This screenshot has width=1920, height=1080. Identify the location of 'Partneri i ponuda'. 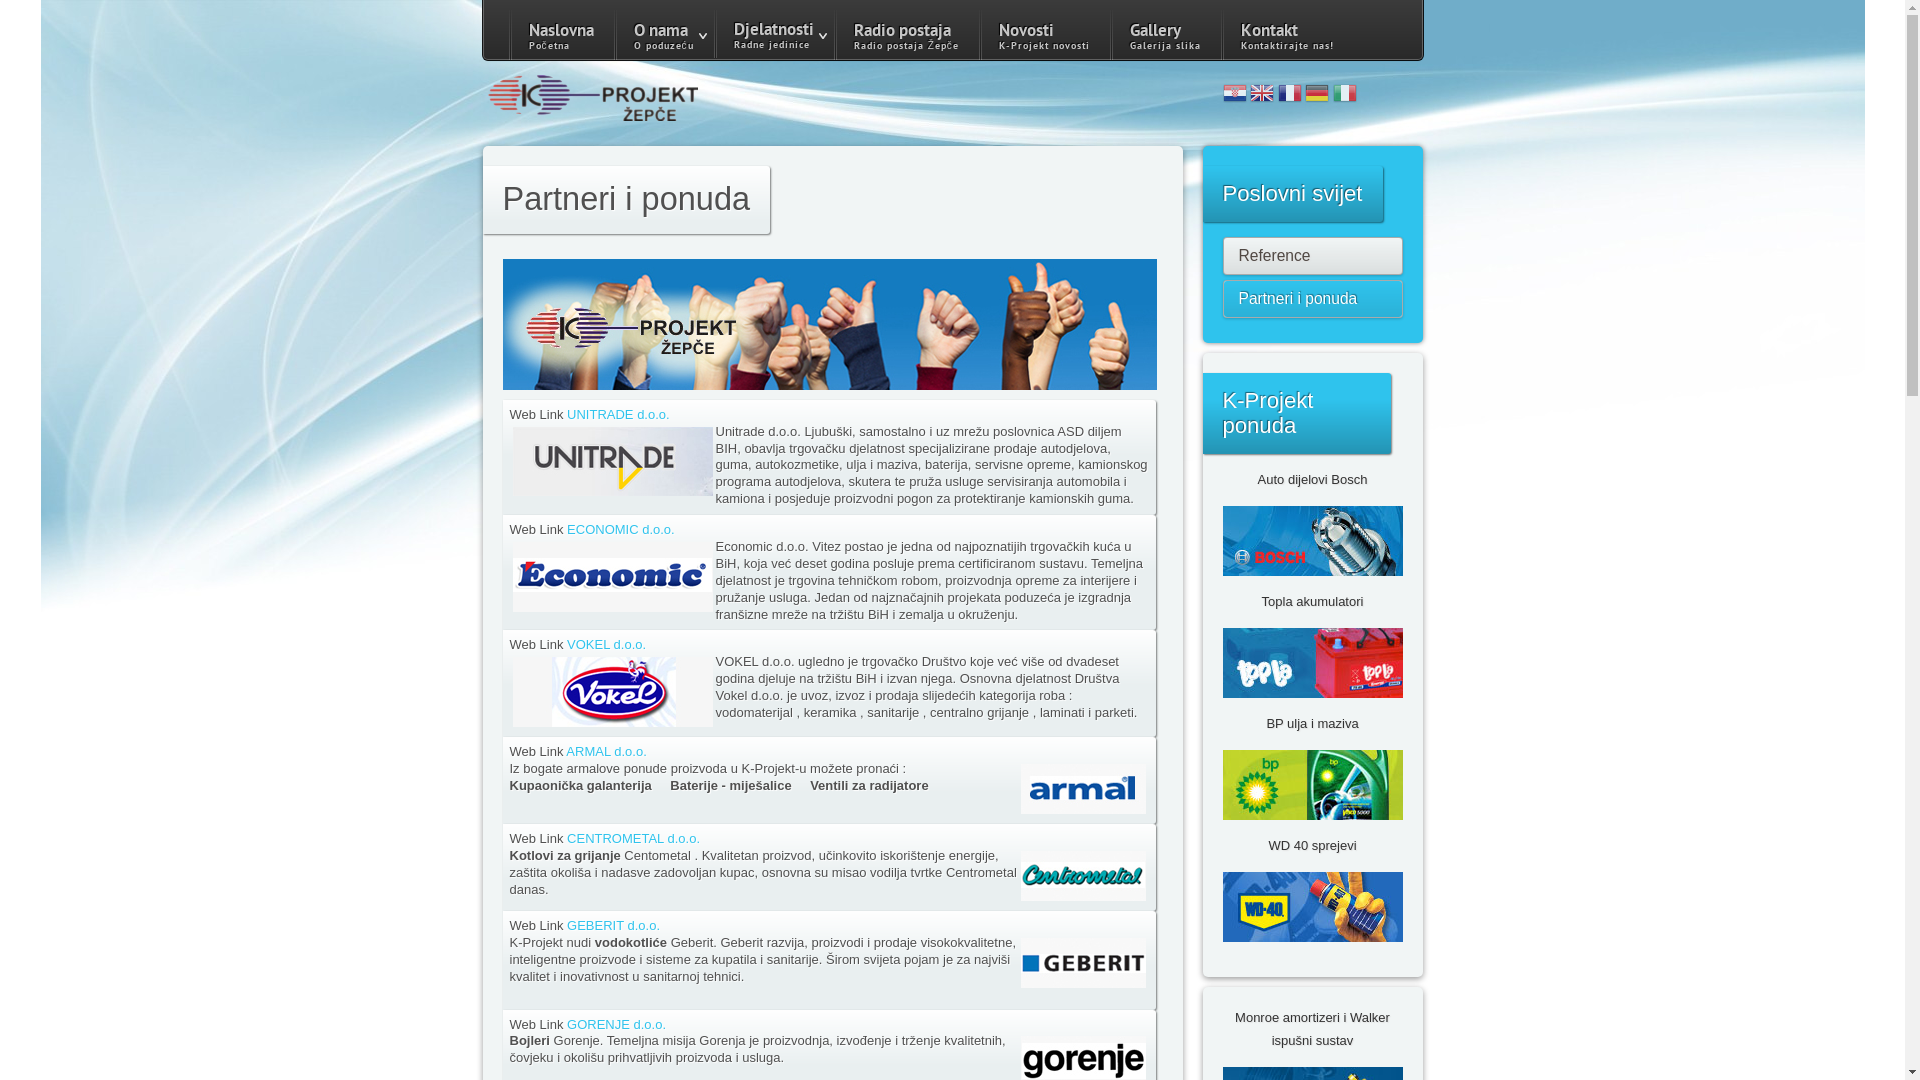
(1313, 299).